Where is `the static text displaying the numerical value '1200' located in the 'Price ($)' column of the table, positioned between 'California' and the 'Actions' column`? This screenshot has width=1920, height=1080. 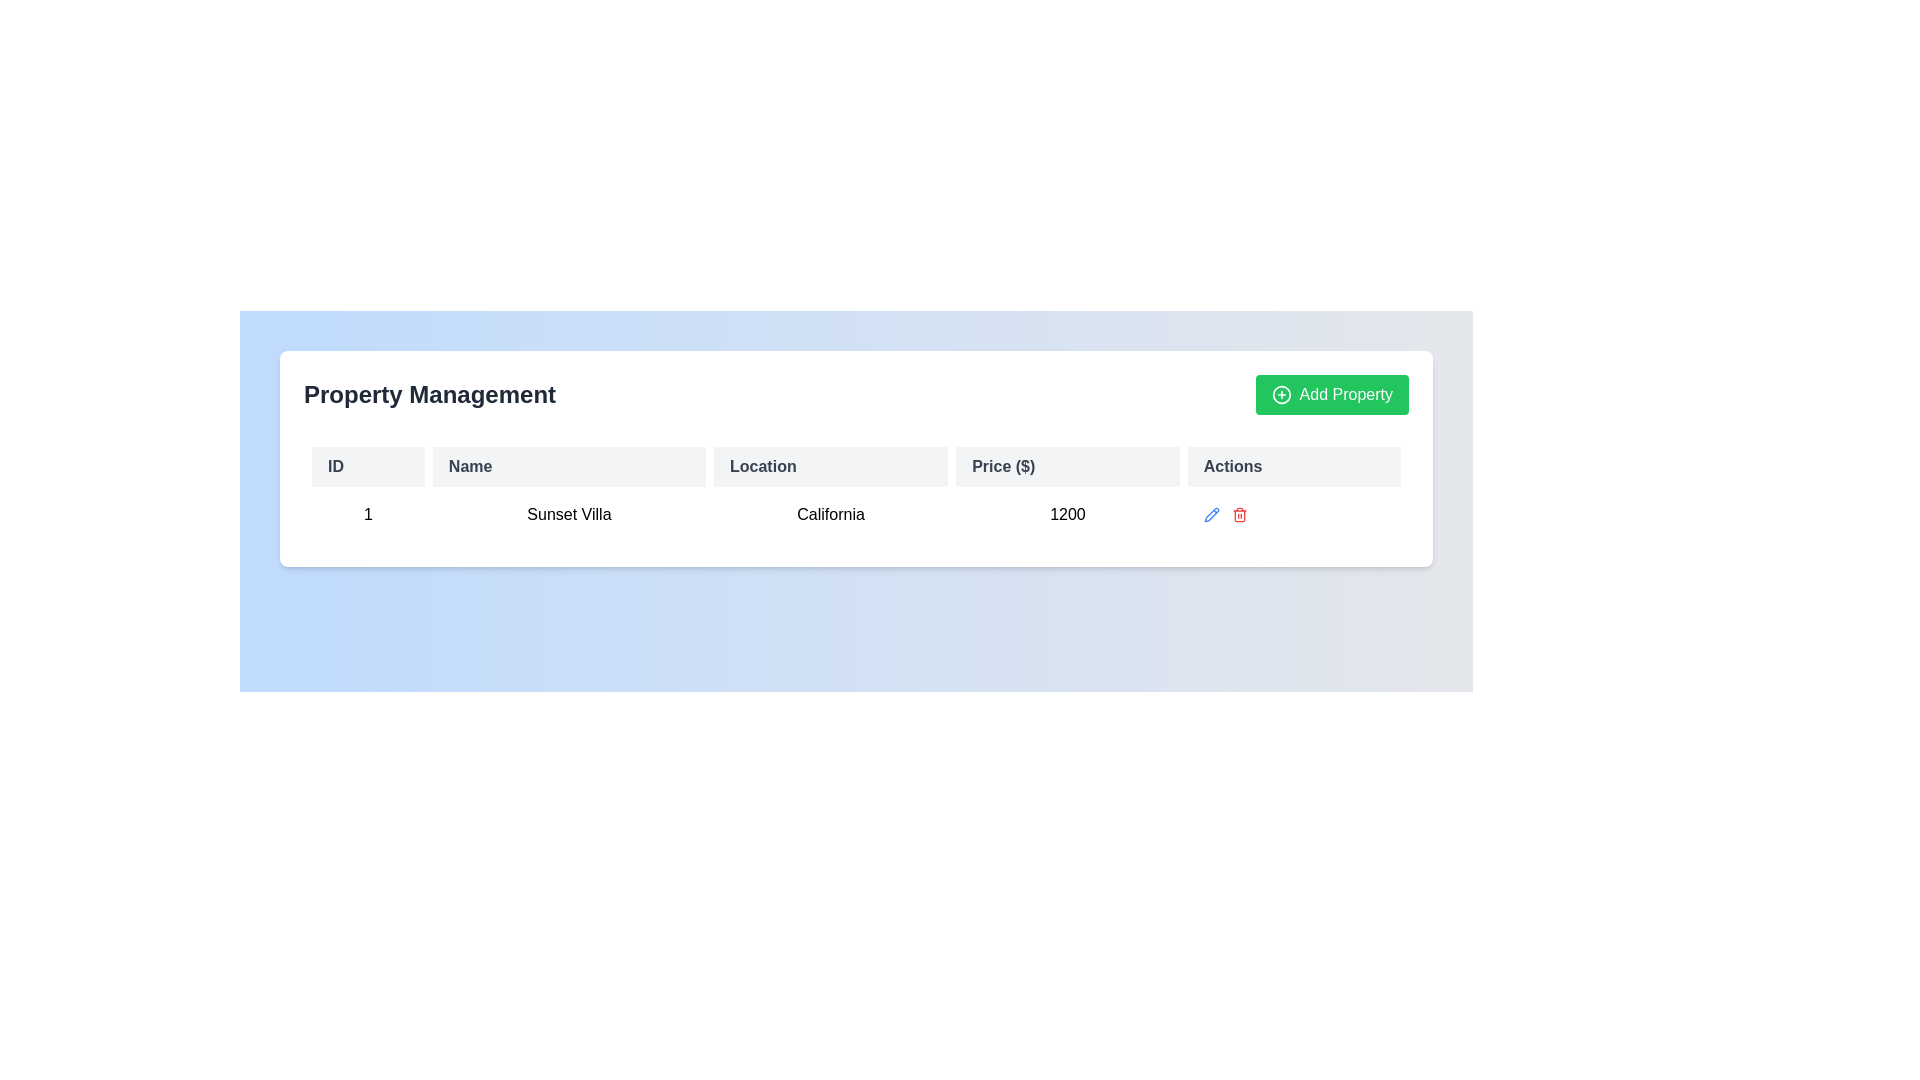
the static text displaying the numerical value '1200' located in the 'Price ($)' column of the table, positioned between 'California' and the 'Actions' column is located at coordinates (1066, 514).